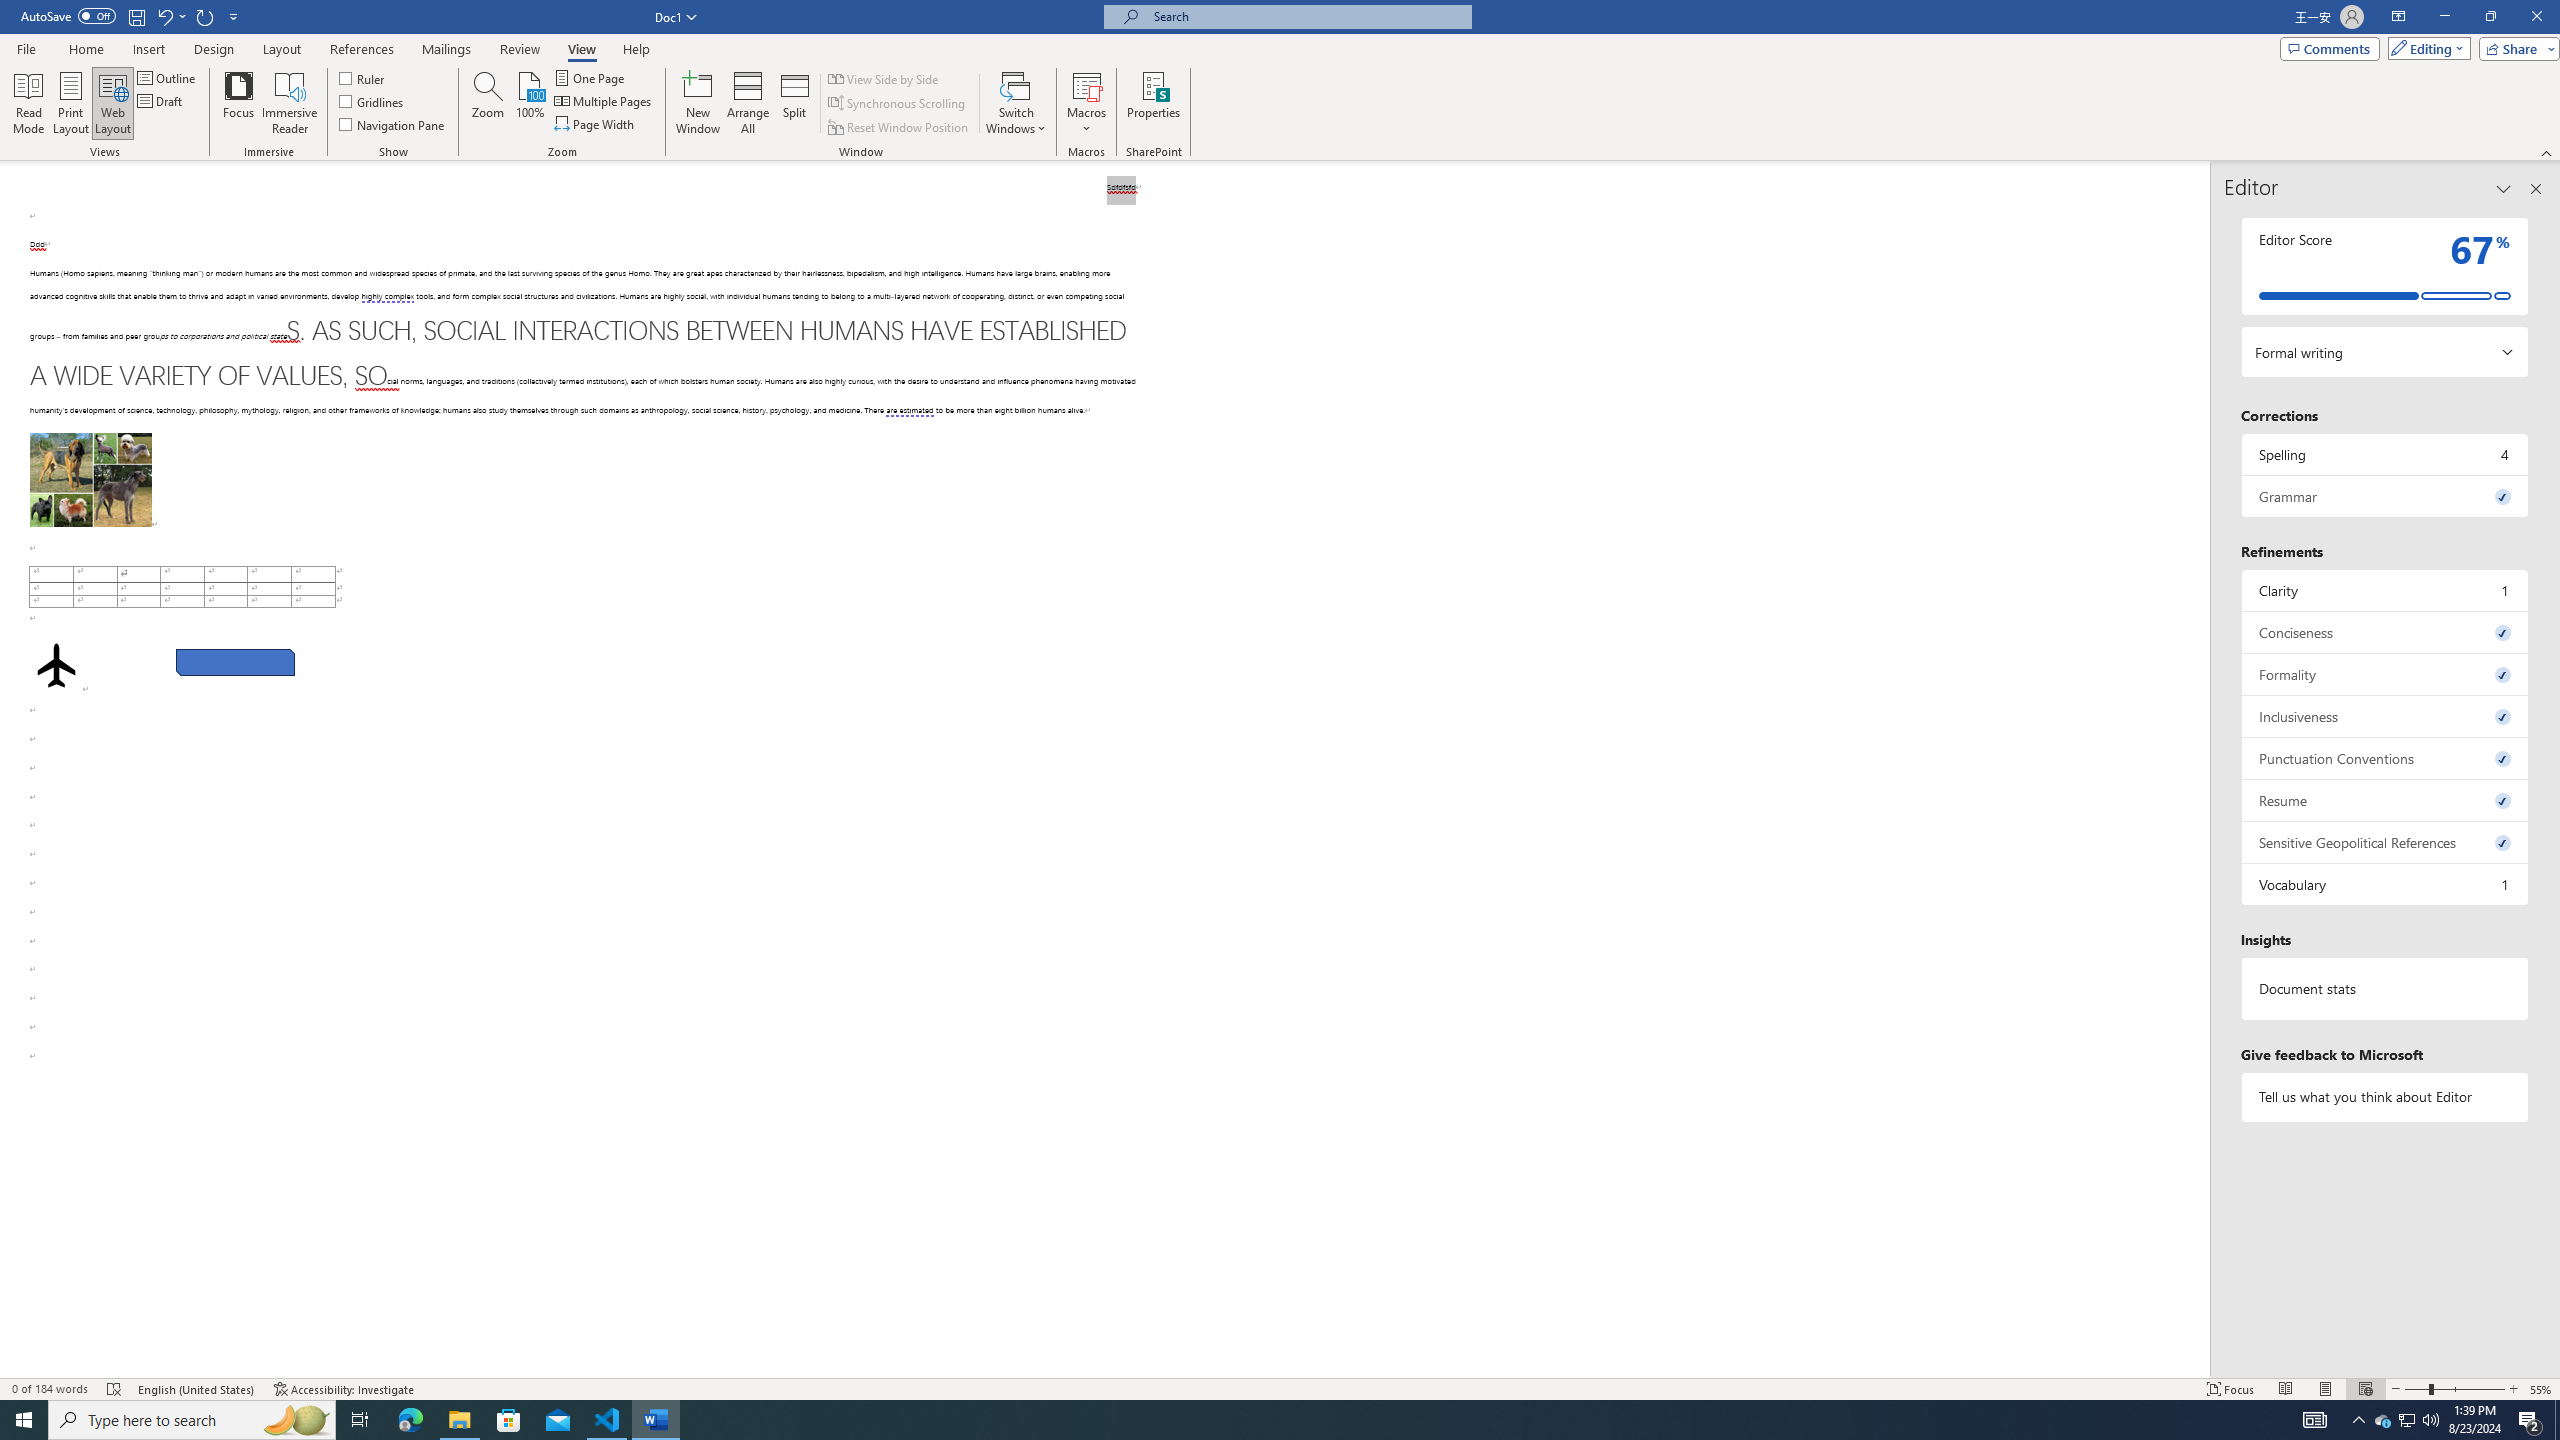 The width and height of the screenshot is (2560, 1440). I want to click on 'Focus', so click(239, 103).